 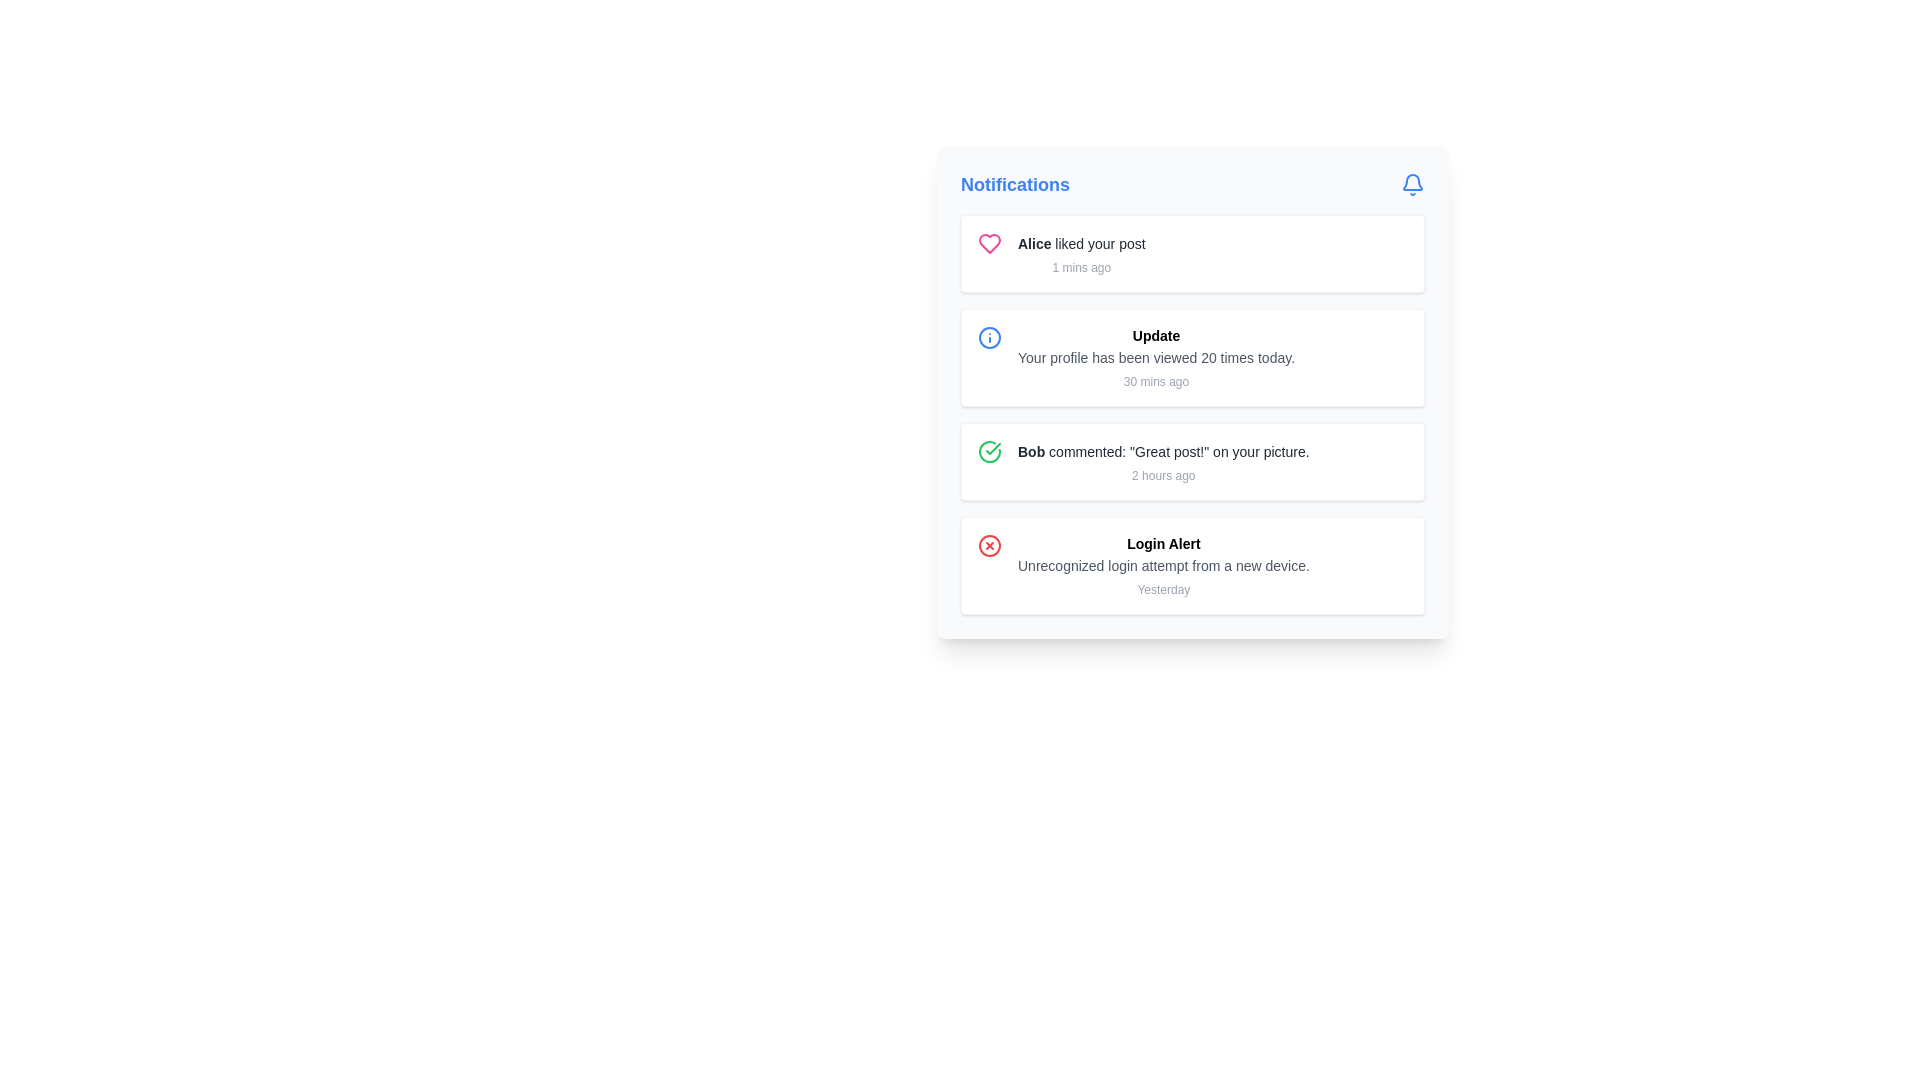 I want to click on the 'Login Alert' icon/image located in the top-left corner of the notification card, which is visually distinct by its color and shape, so click(x=989, y=546).